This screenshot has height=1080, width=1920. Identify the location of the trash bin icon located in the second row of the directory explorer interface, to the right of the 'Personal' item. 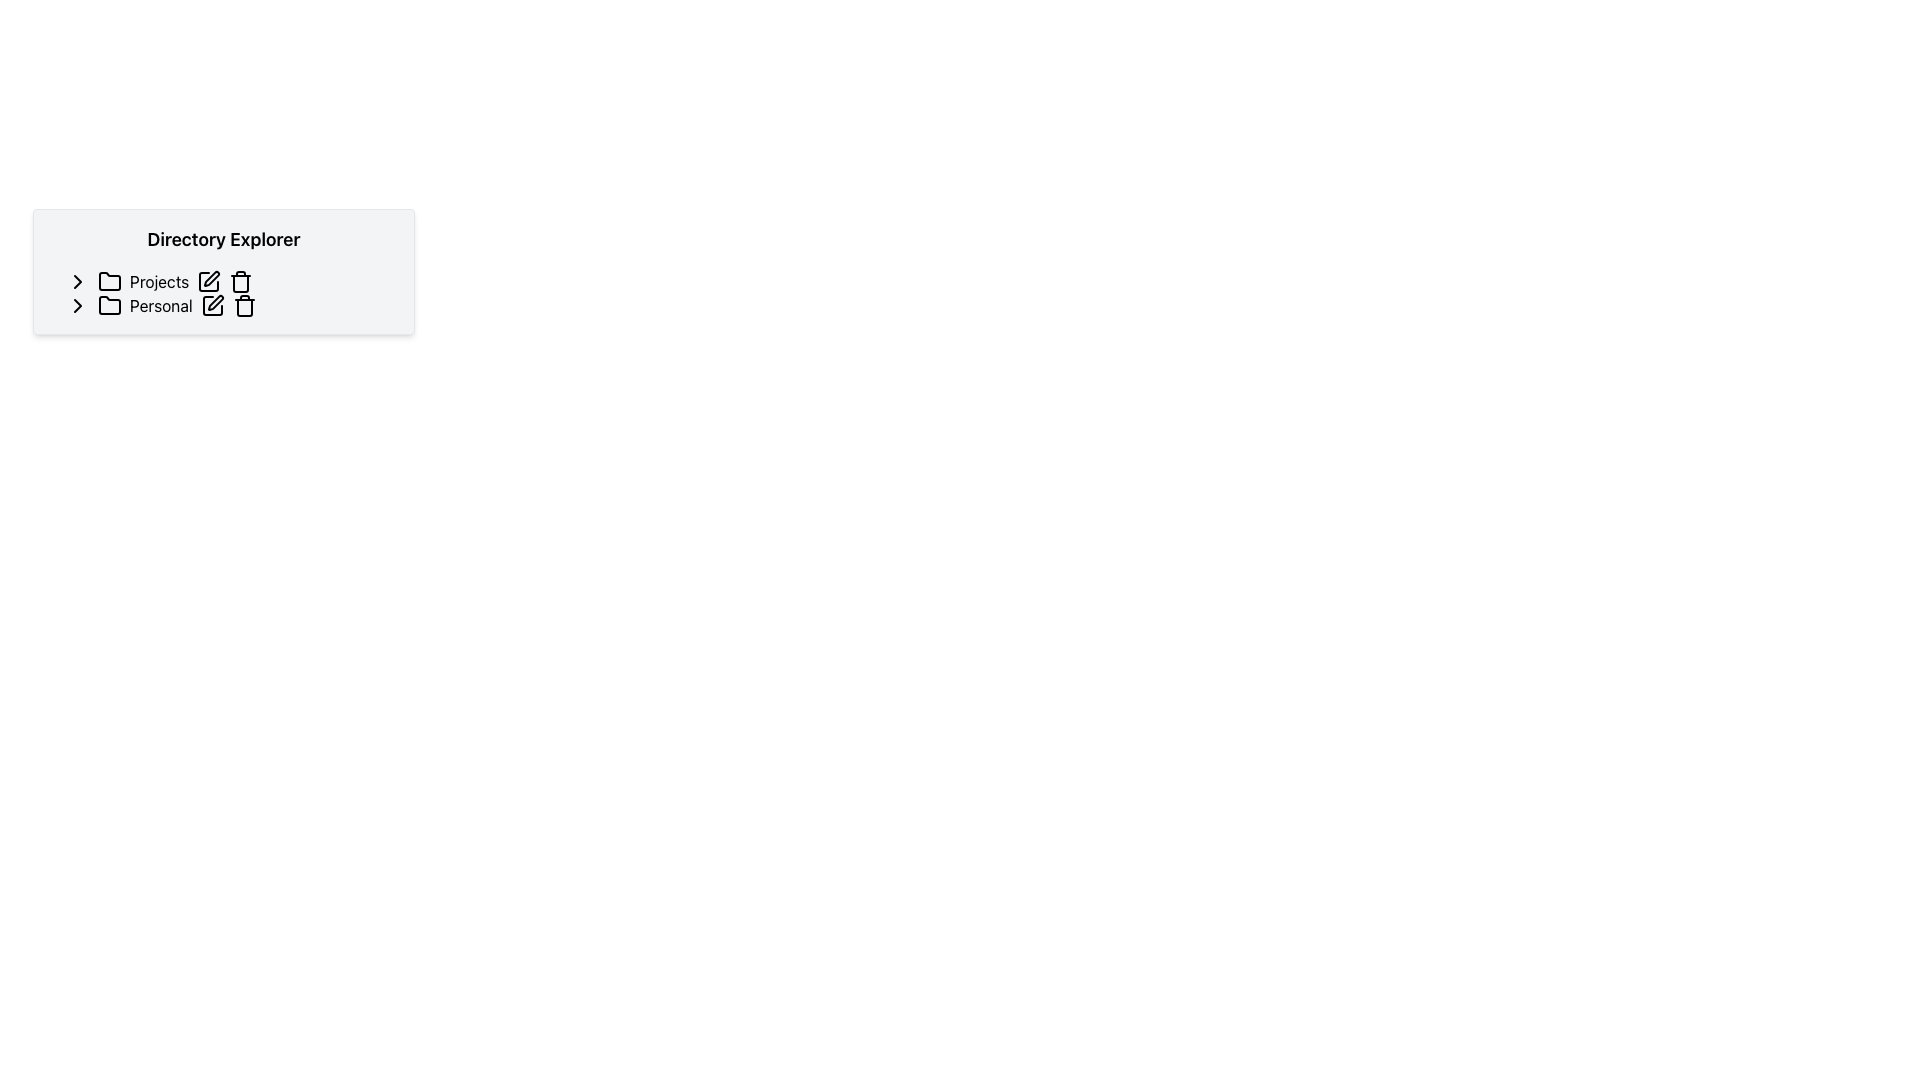
(243, 305).